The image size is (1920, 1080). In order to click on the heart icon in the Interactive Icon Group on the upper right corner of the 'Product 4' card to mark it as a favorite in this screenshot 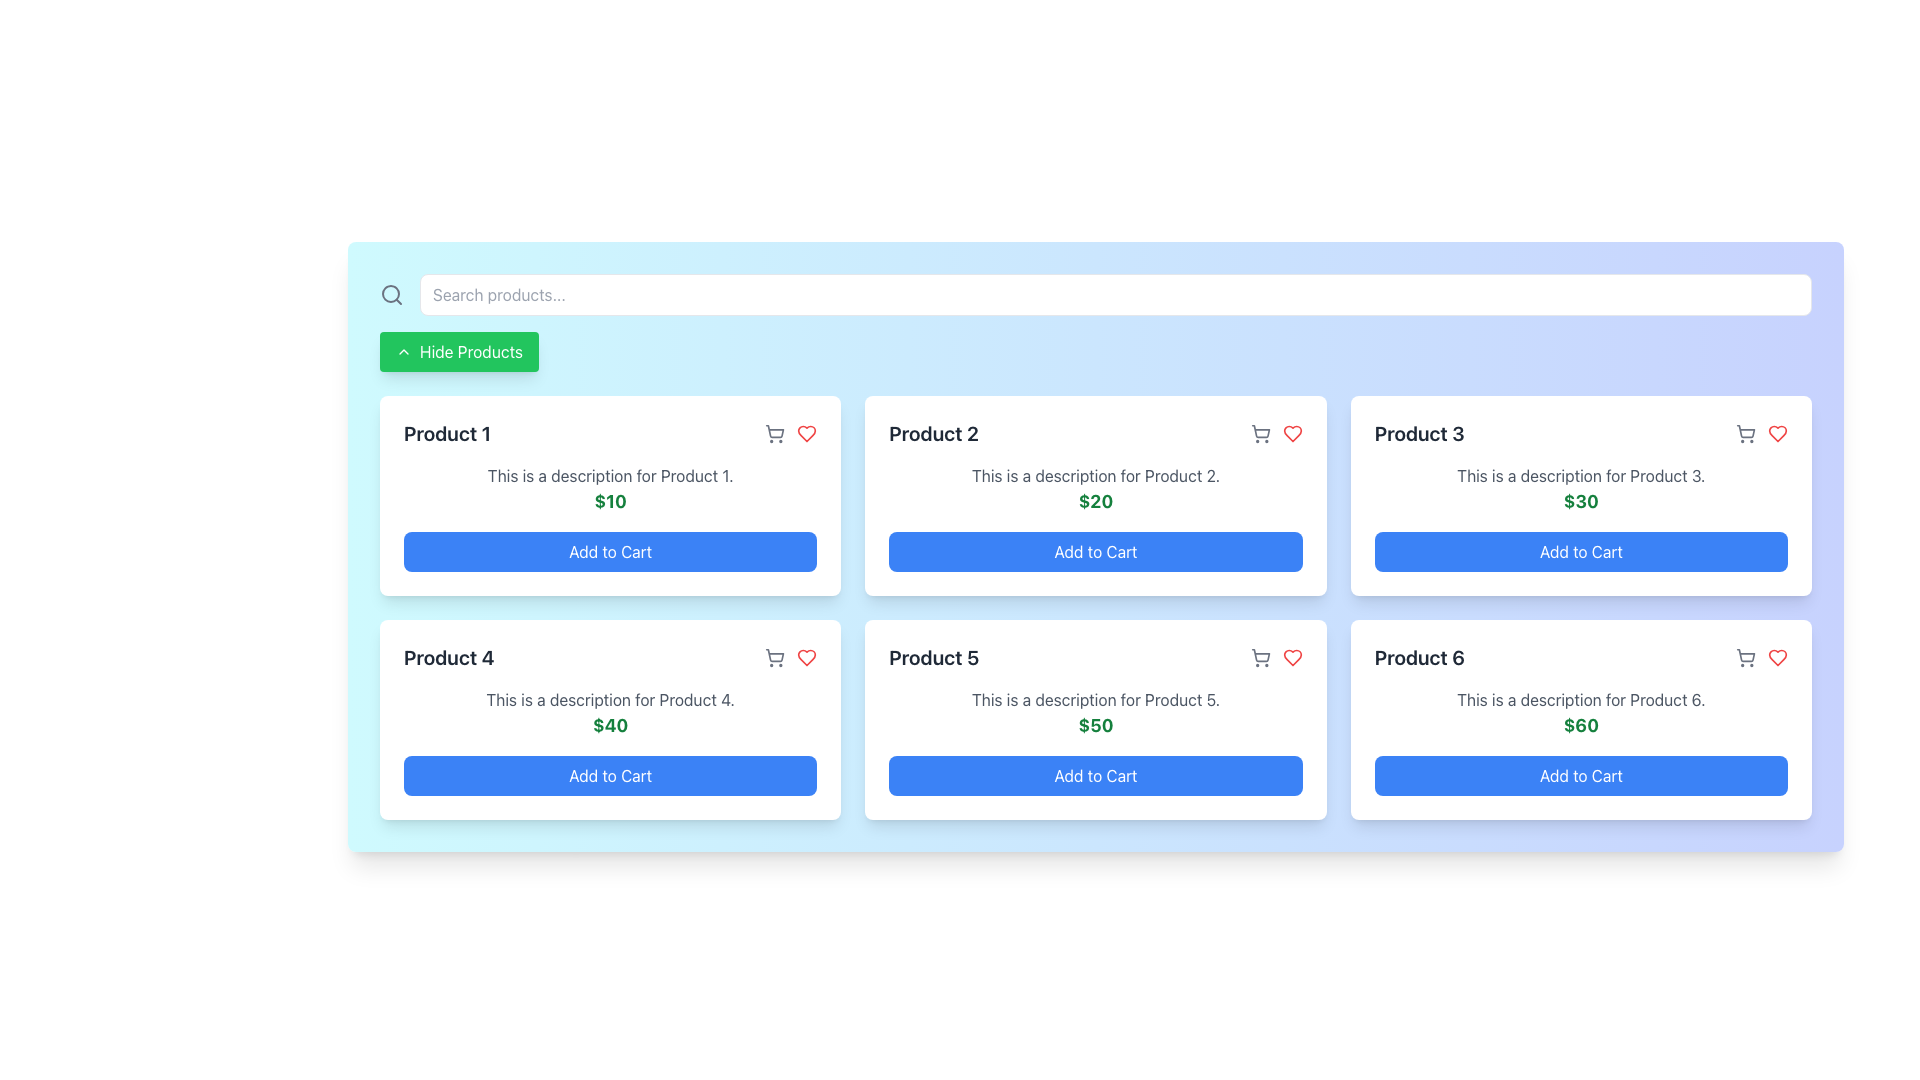, I will do `click(790, 658)`.